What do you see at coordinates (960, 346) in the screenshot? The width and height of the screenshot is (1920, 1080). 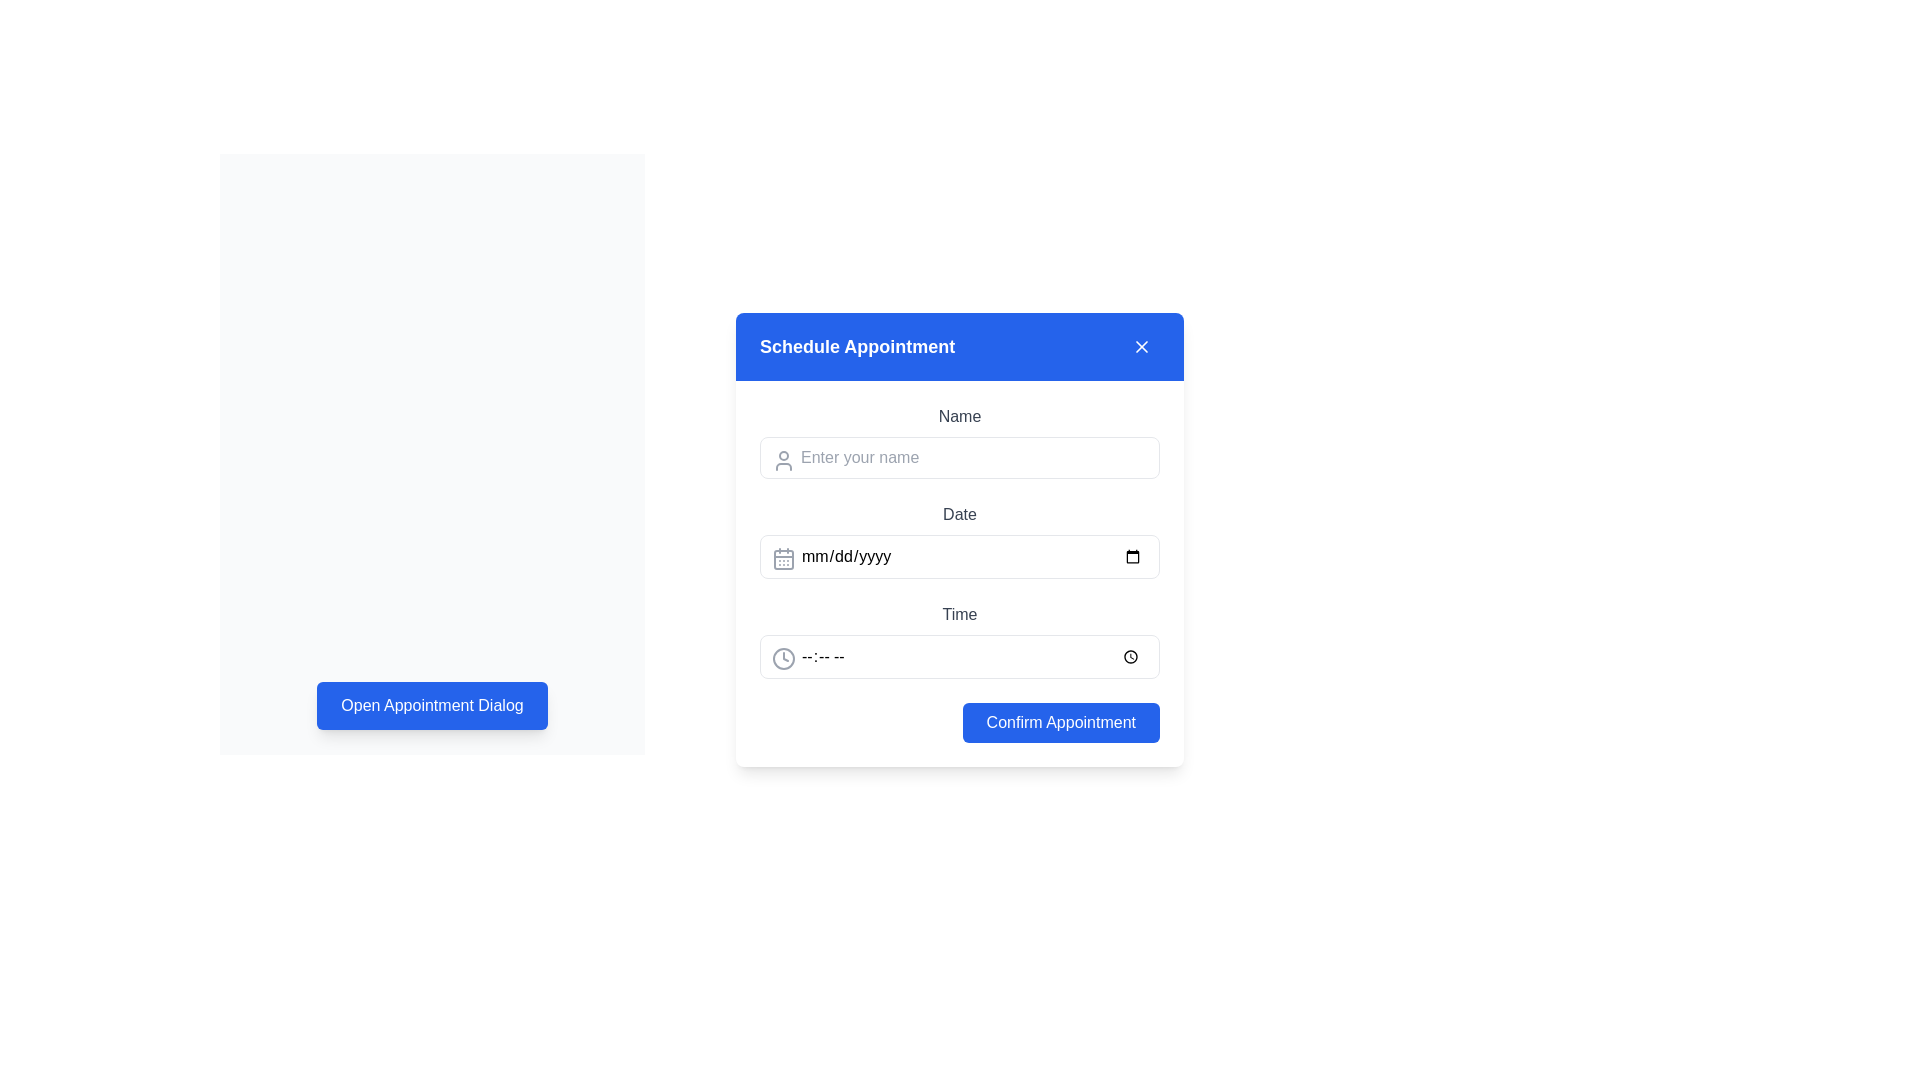 I see `the modal by the header with title and close button` at bounding box center [960, 346].